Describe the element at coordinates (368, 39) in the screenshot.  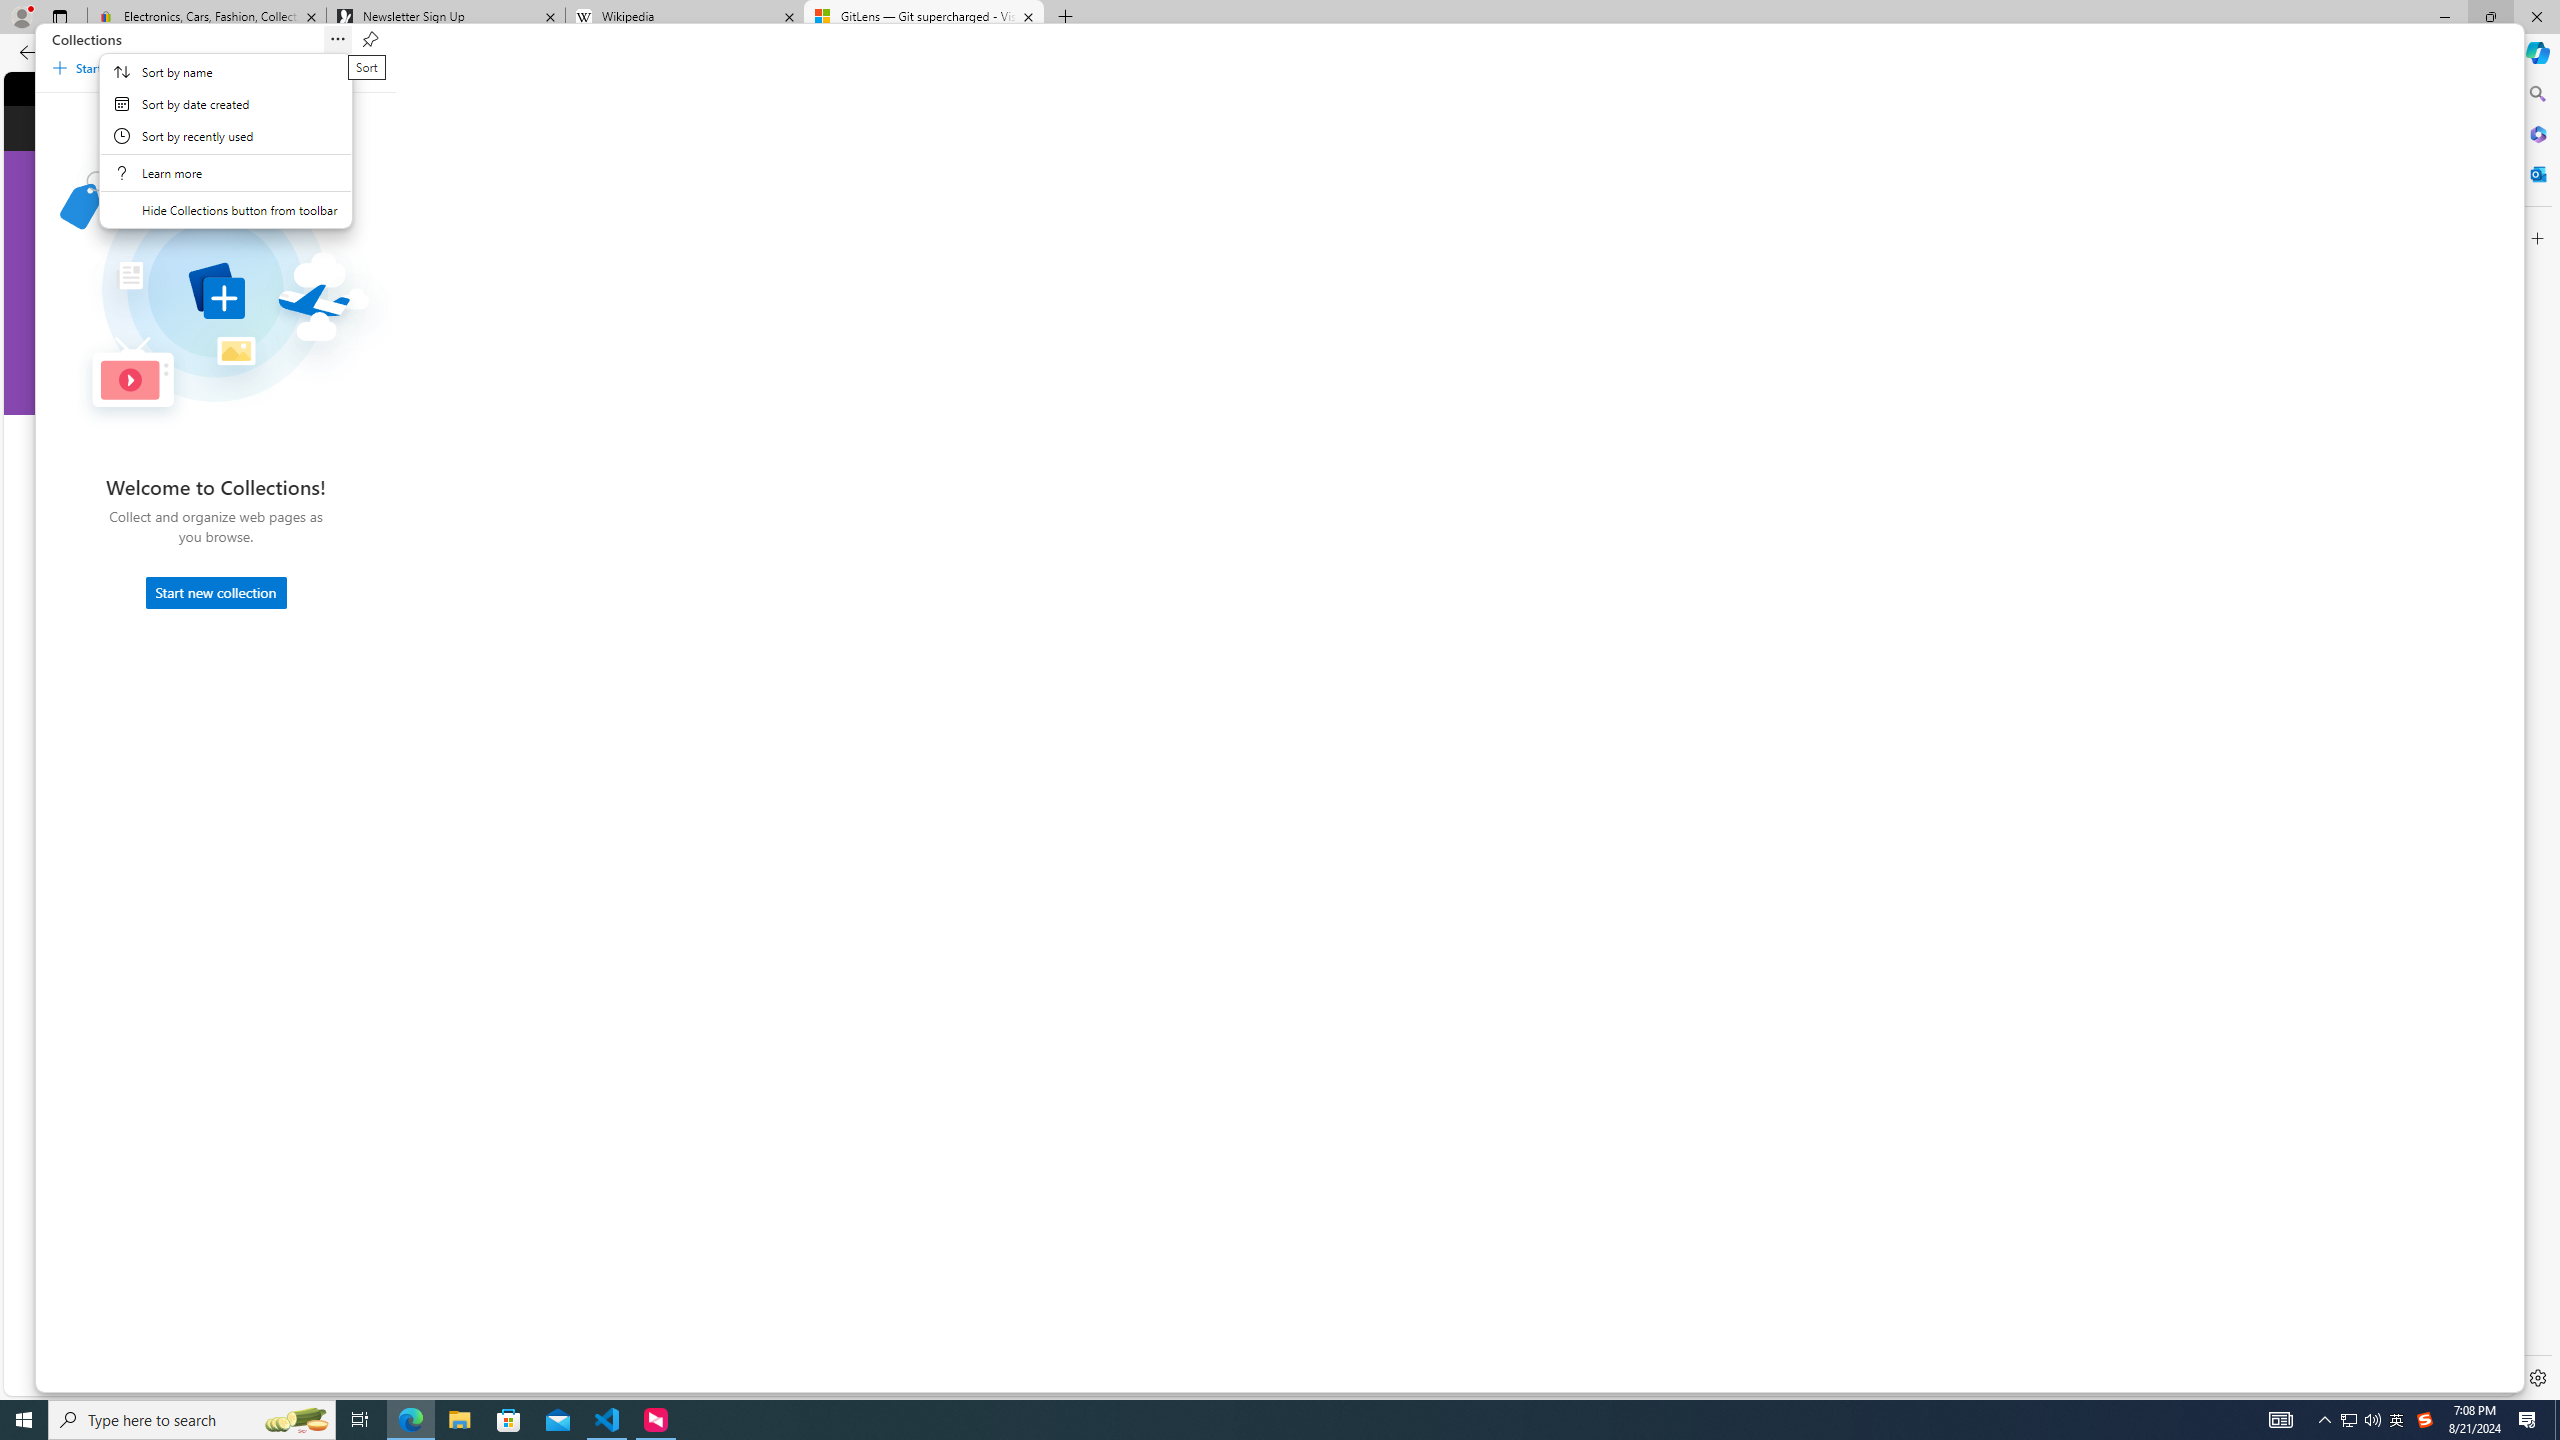
I see `'Pin Collections'` at that location.